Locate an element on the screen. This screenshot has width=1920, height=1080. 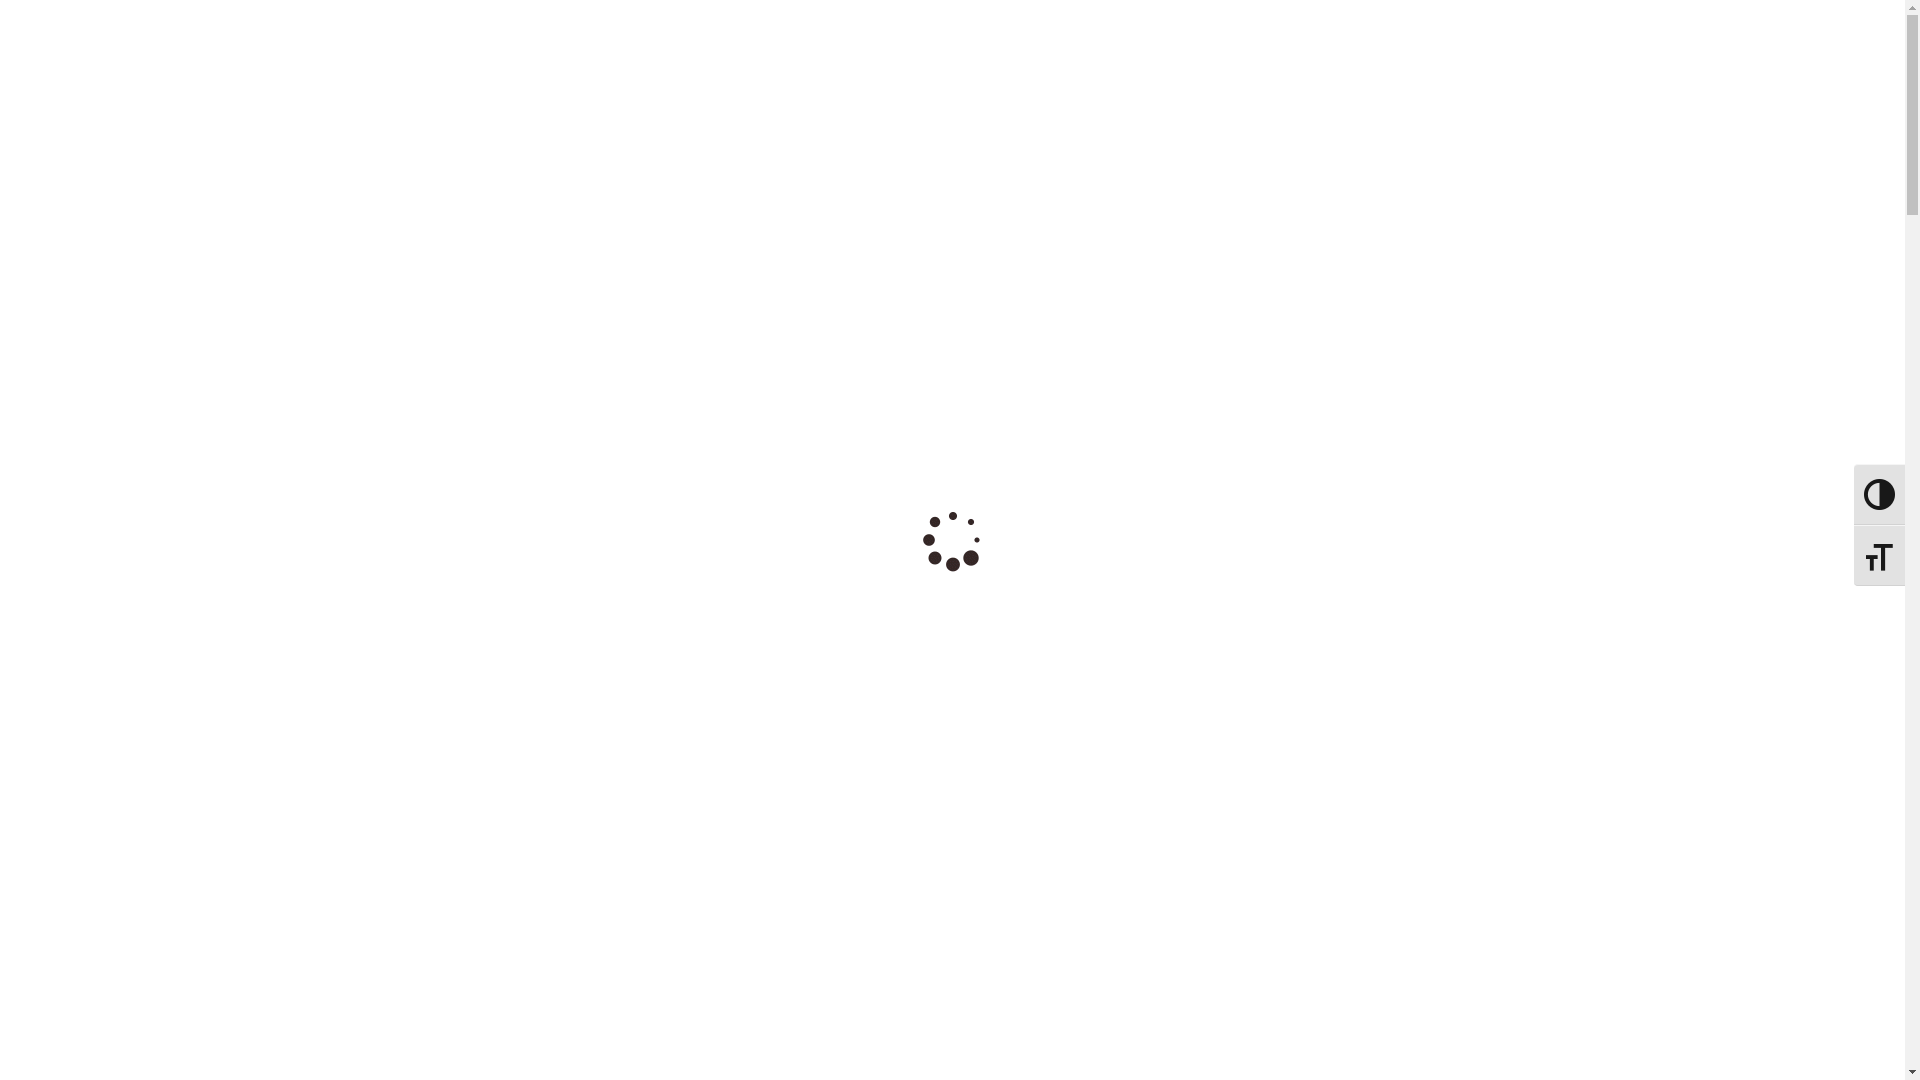
'Toggle Font size' is located at coordinates (1878, 555).